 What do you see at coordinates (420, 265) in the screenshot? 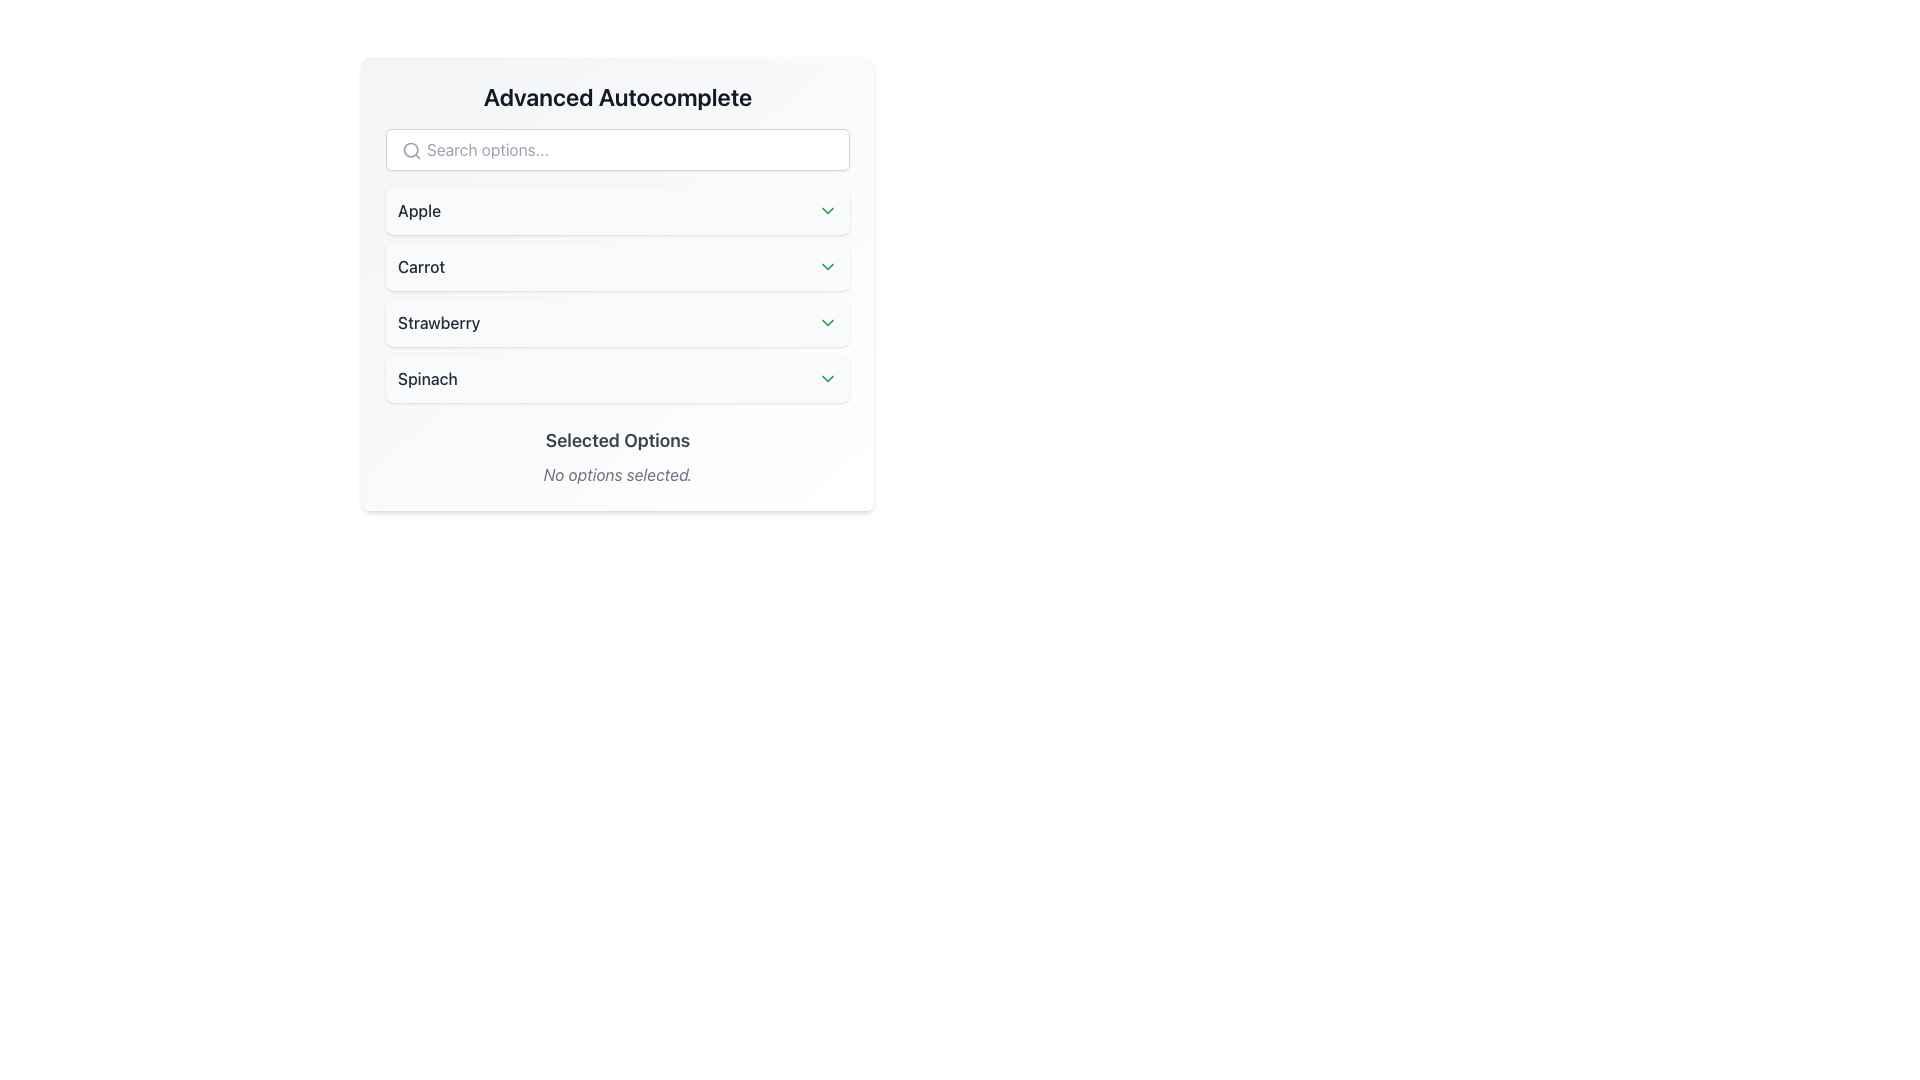
I see `the text label that describes an option, which is located to the left of a green downward-chevron icon in the middle of a list of options` at bounding box center [420, 265].